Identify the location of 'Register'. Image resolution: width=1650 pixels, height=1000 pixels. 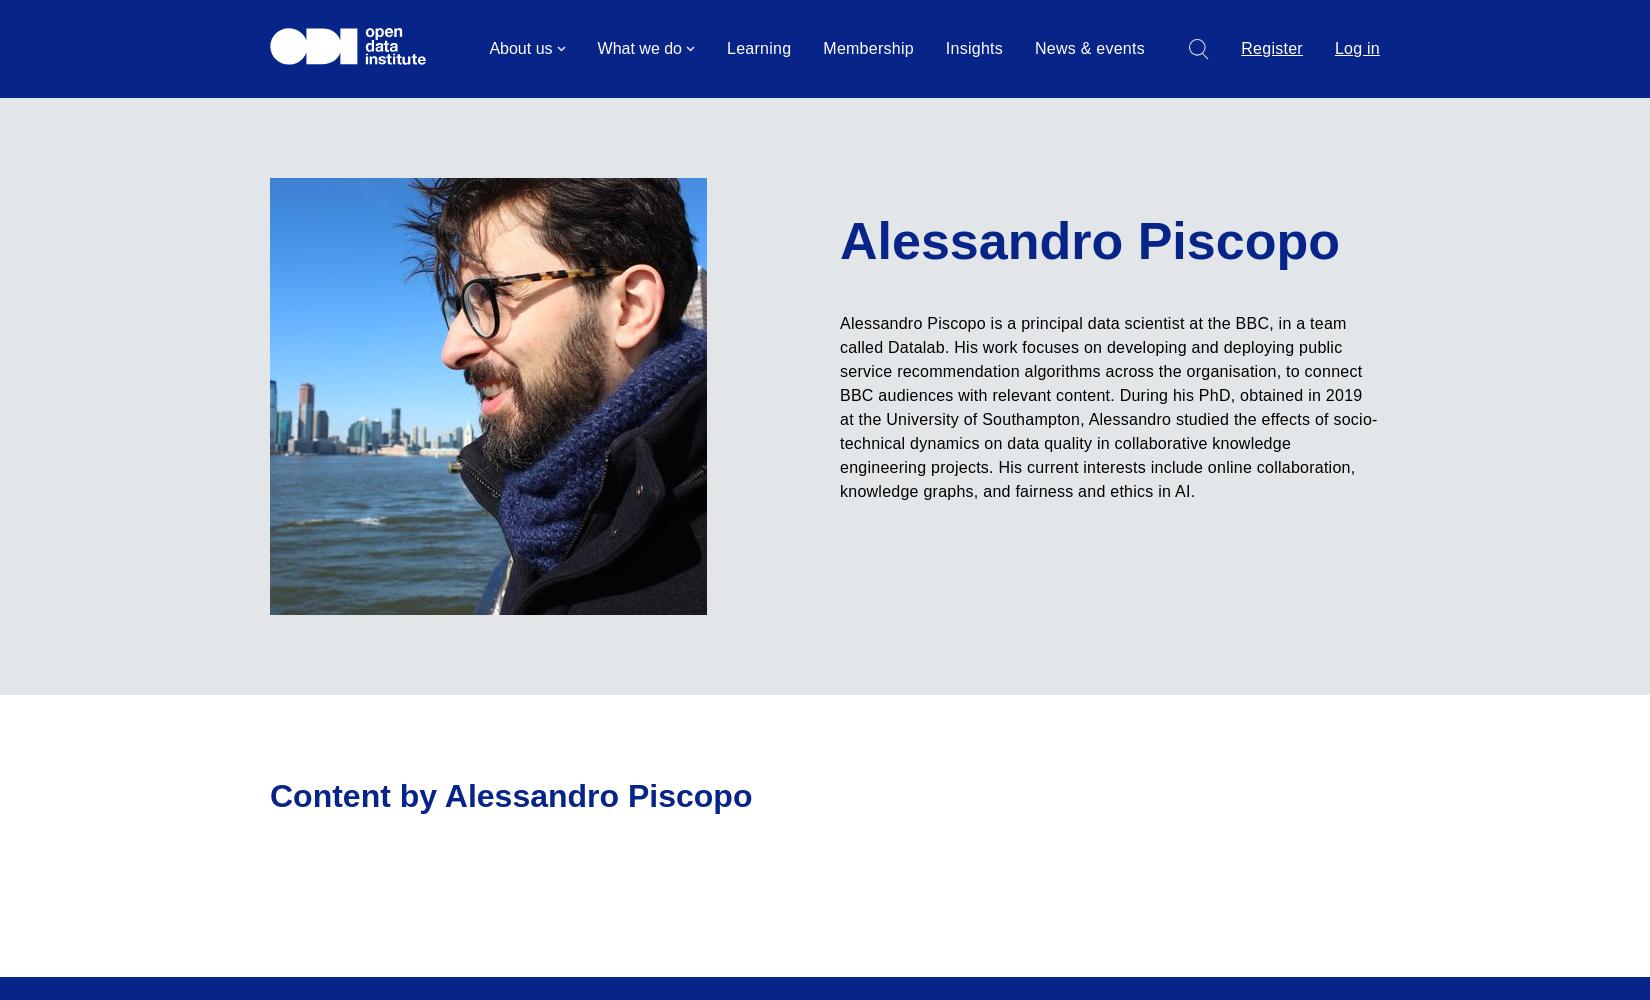
(1270, 48).